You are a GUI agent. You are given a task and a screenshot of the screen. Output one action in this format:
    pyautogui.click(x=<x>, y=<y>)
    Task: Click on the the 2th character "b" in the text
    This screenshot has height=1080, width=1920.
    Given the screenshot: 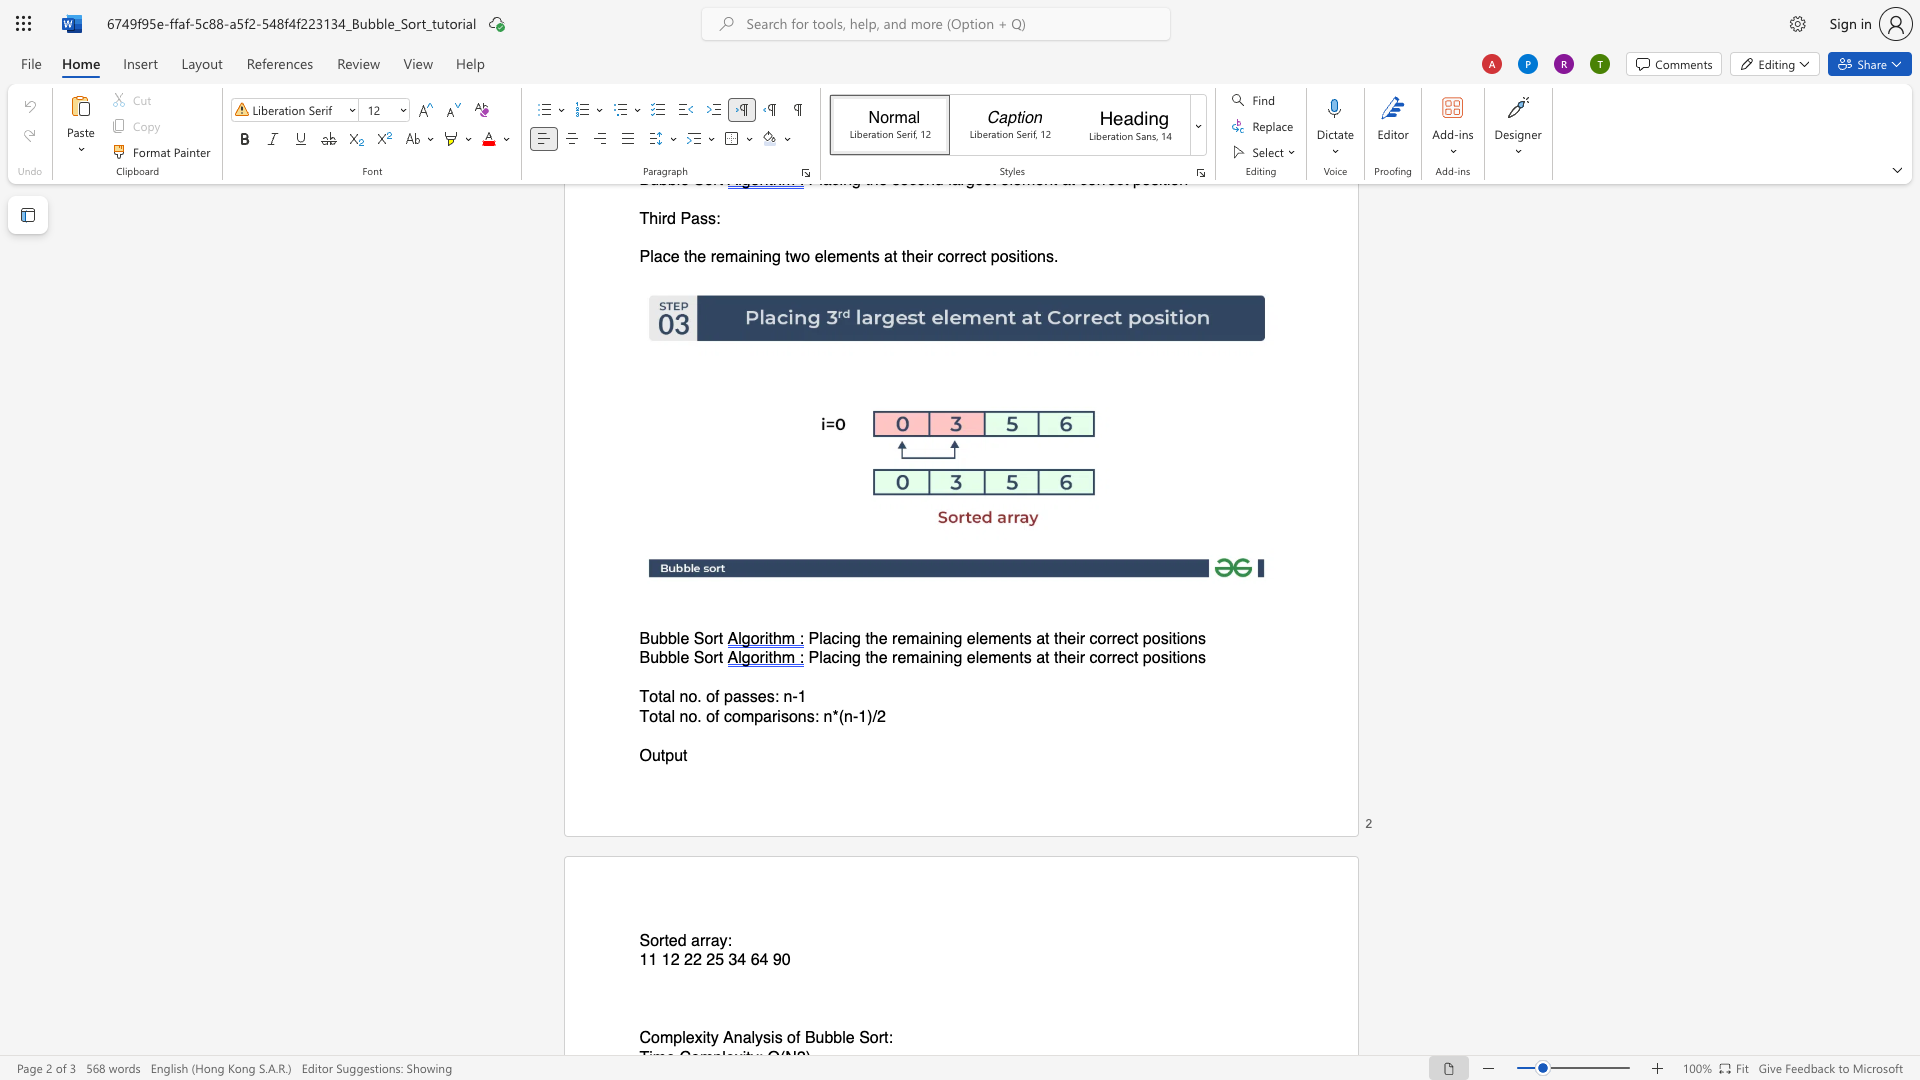 What is the action you would take?
    pyautogui.click(x=672, y=639)
    